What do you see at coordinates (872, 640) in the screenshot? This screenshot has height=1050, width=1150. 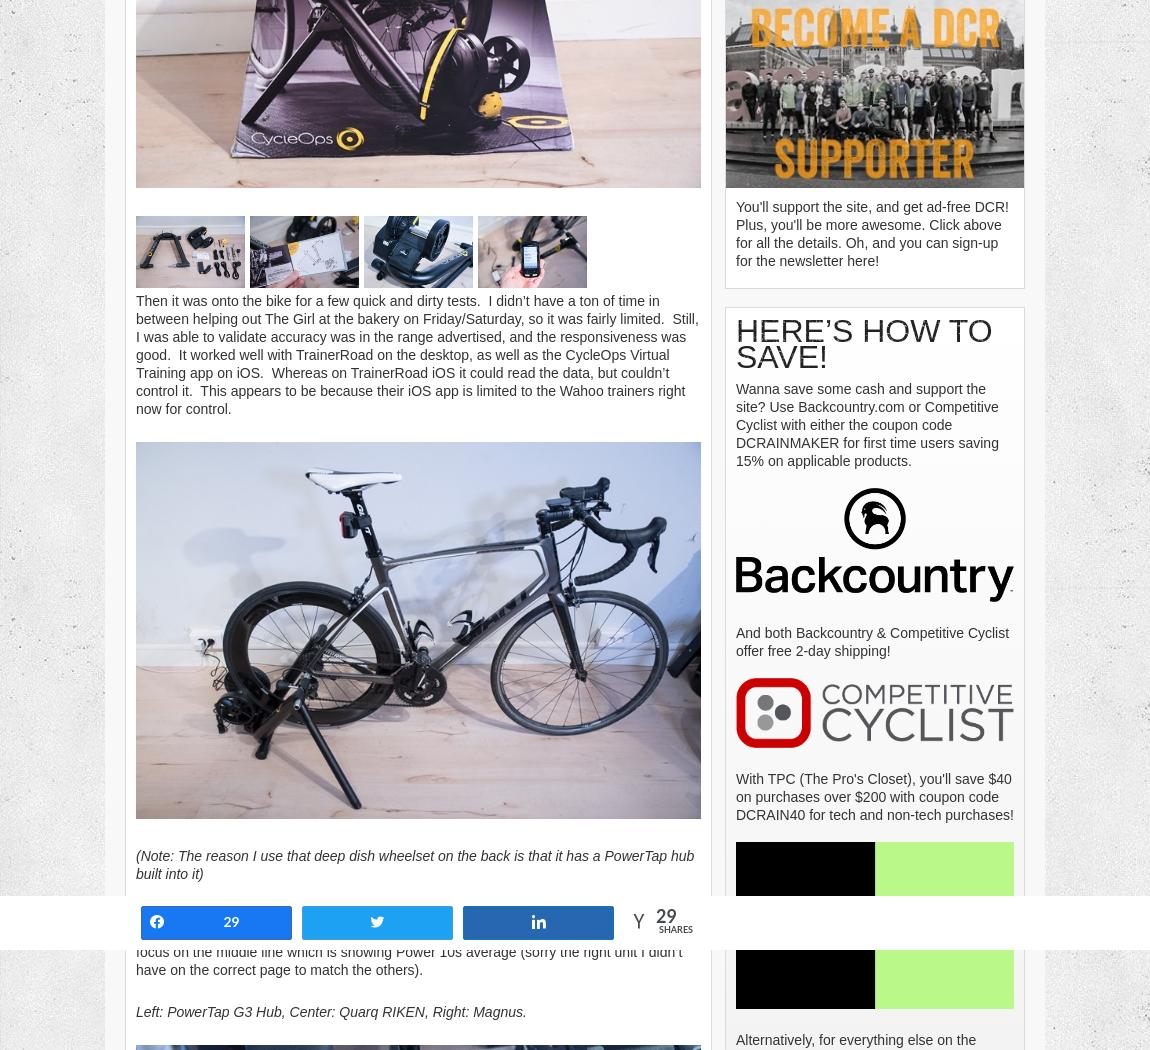 I see `'And both Backcountry & Competitive Cyclist offer free 2-day shipping!'` at bounding box center [872, 640].